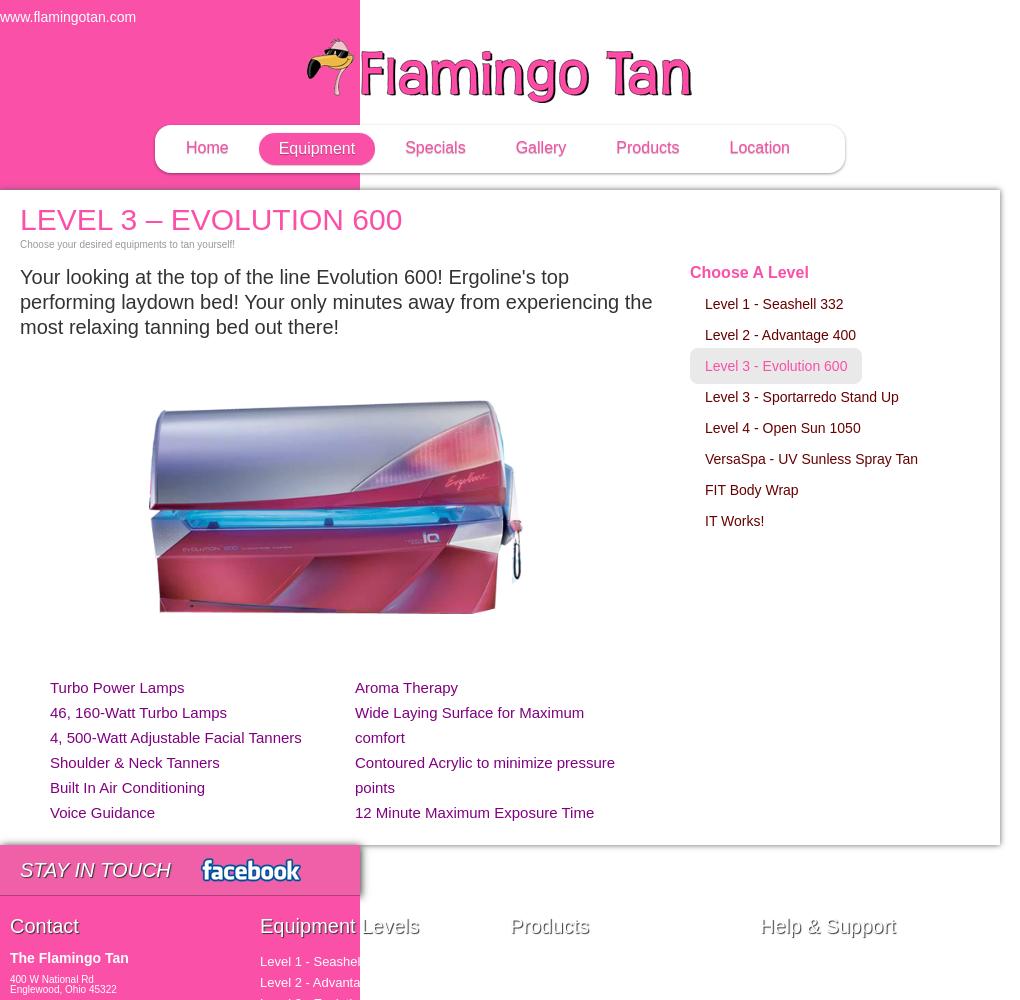  I want to click on 'Call:(937)771-7005', so click(878, 17).